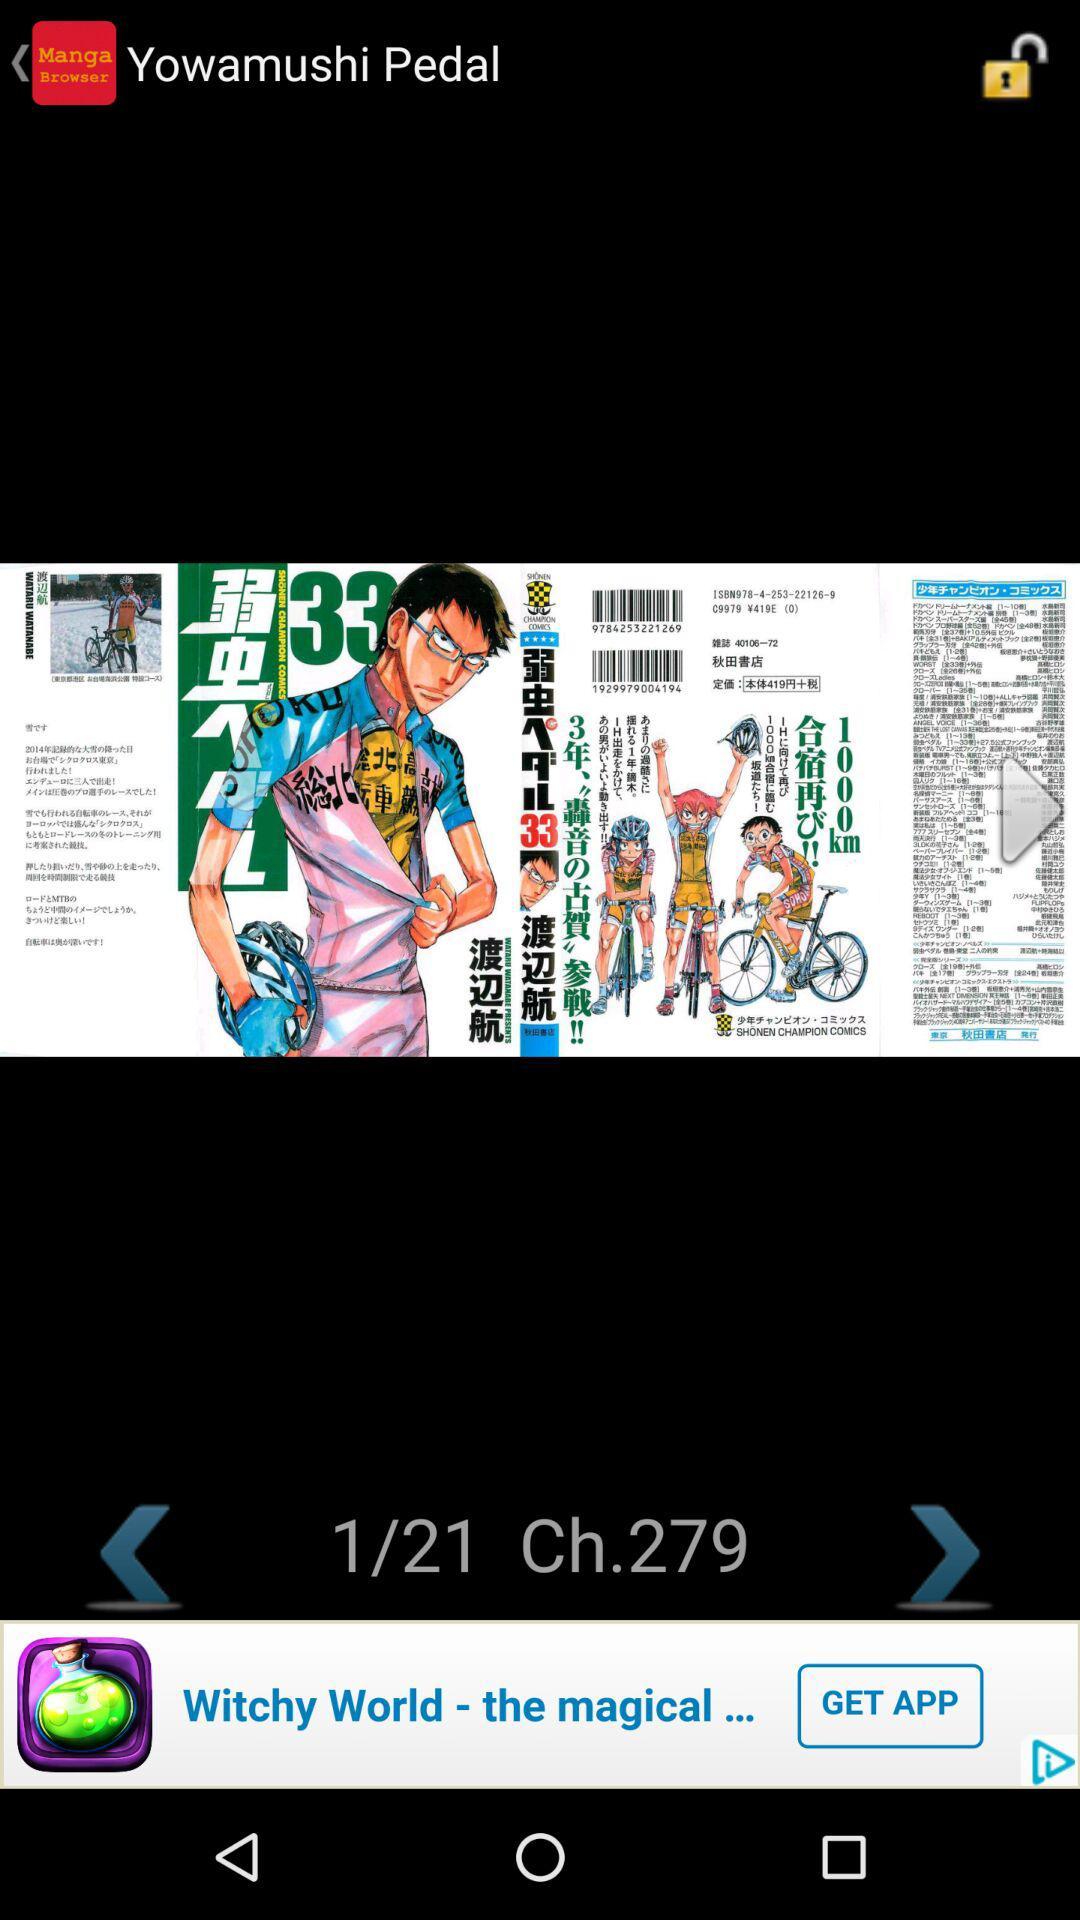  Describe the element at coordinates (135, 1666) in the screenshot. I see `the arrow_backward icon` at that location.